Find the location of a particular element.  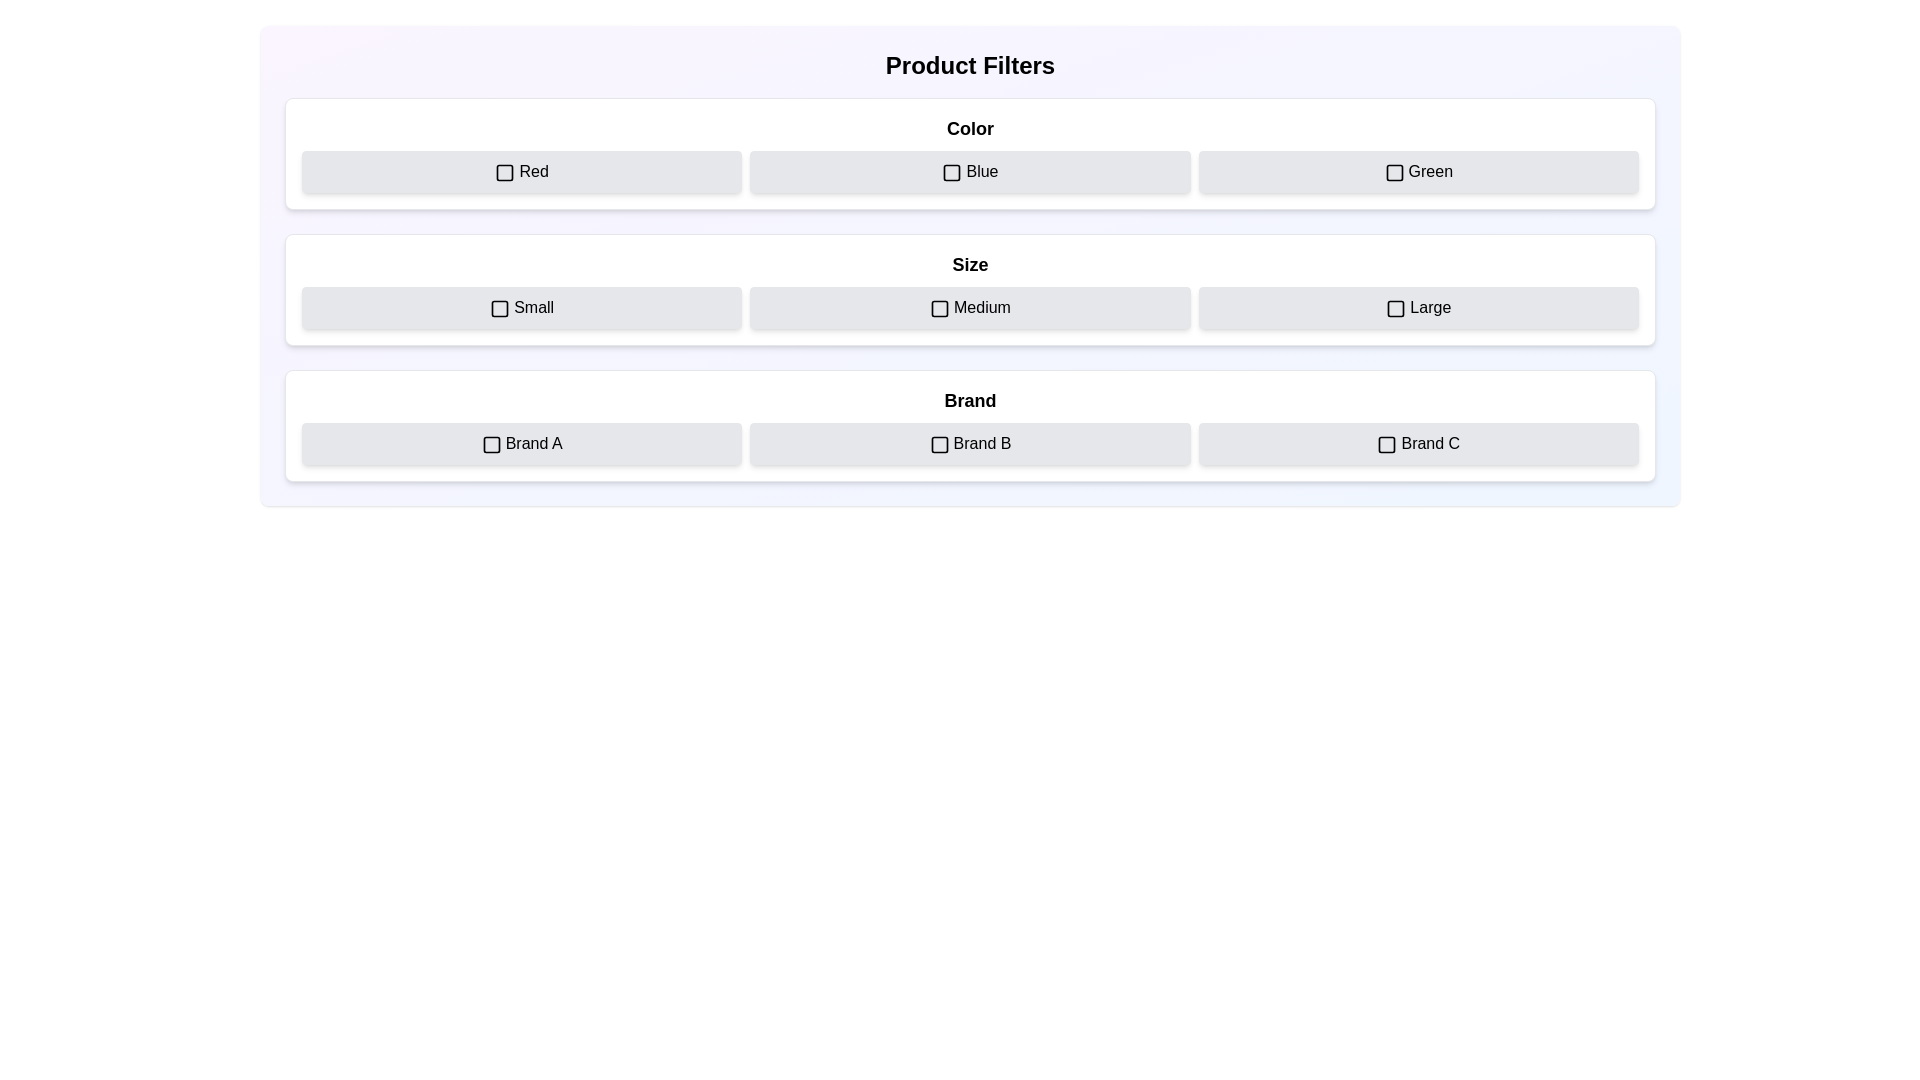

the selection indicator icon for the 'Medium' size filter button, which is centrally aligned within the button in the 'Size' filter group is located at coordinates (939, 308).